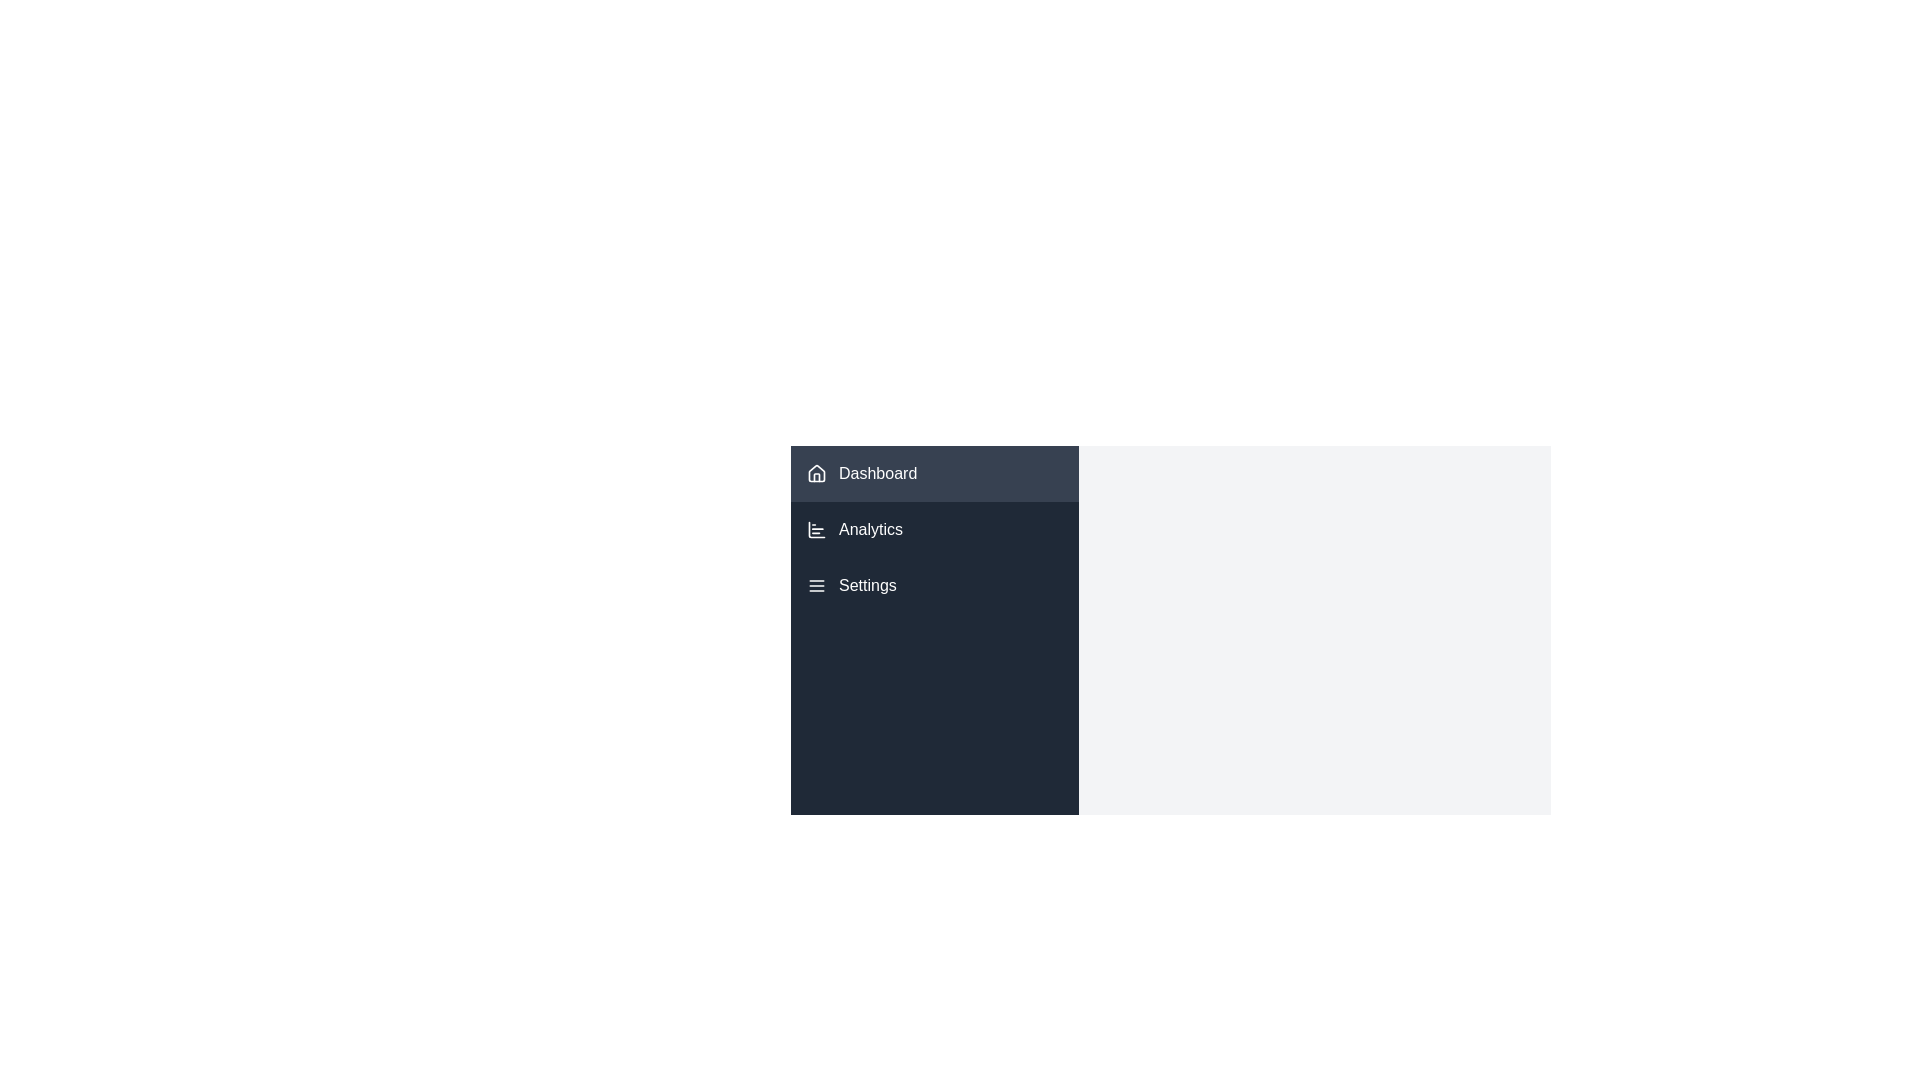 The height and width of the screenshot is (1080, 1920). Describe the element at coordinates (871, 528) in the screenshot. I see `the 'Analytics' text label in the left sidebar navigation menu` at that location.